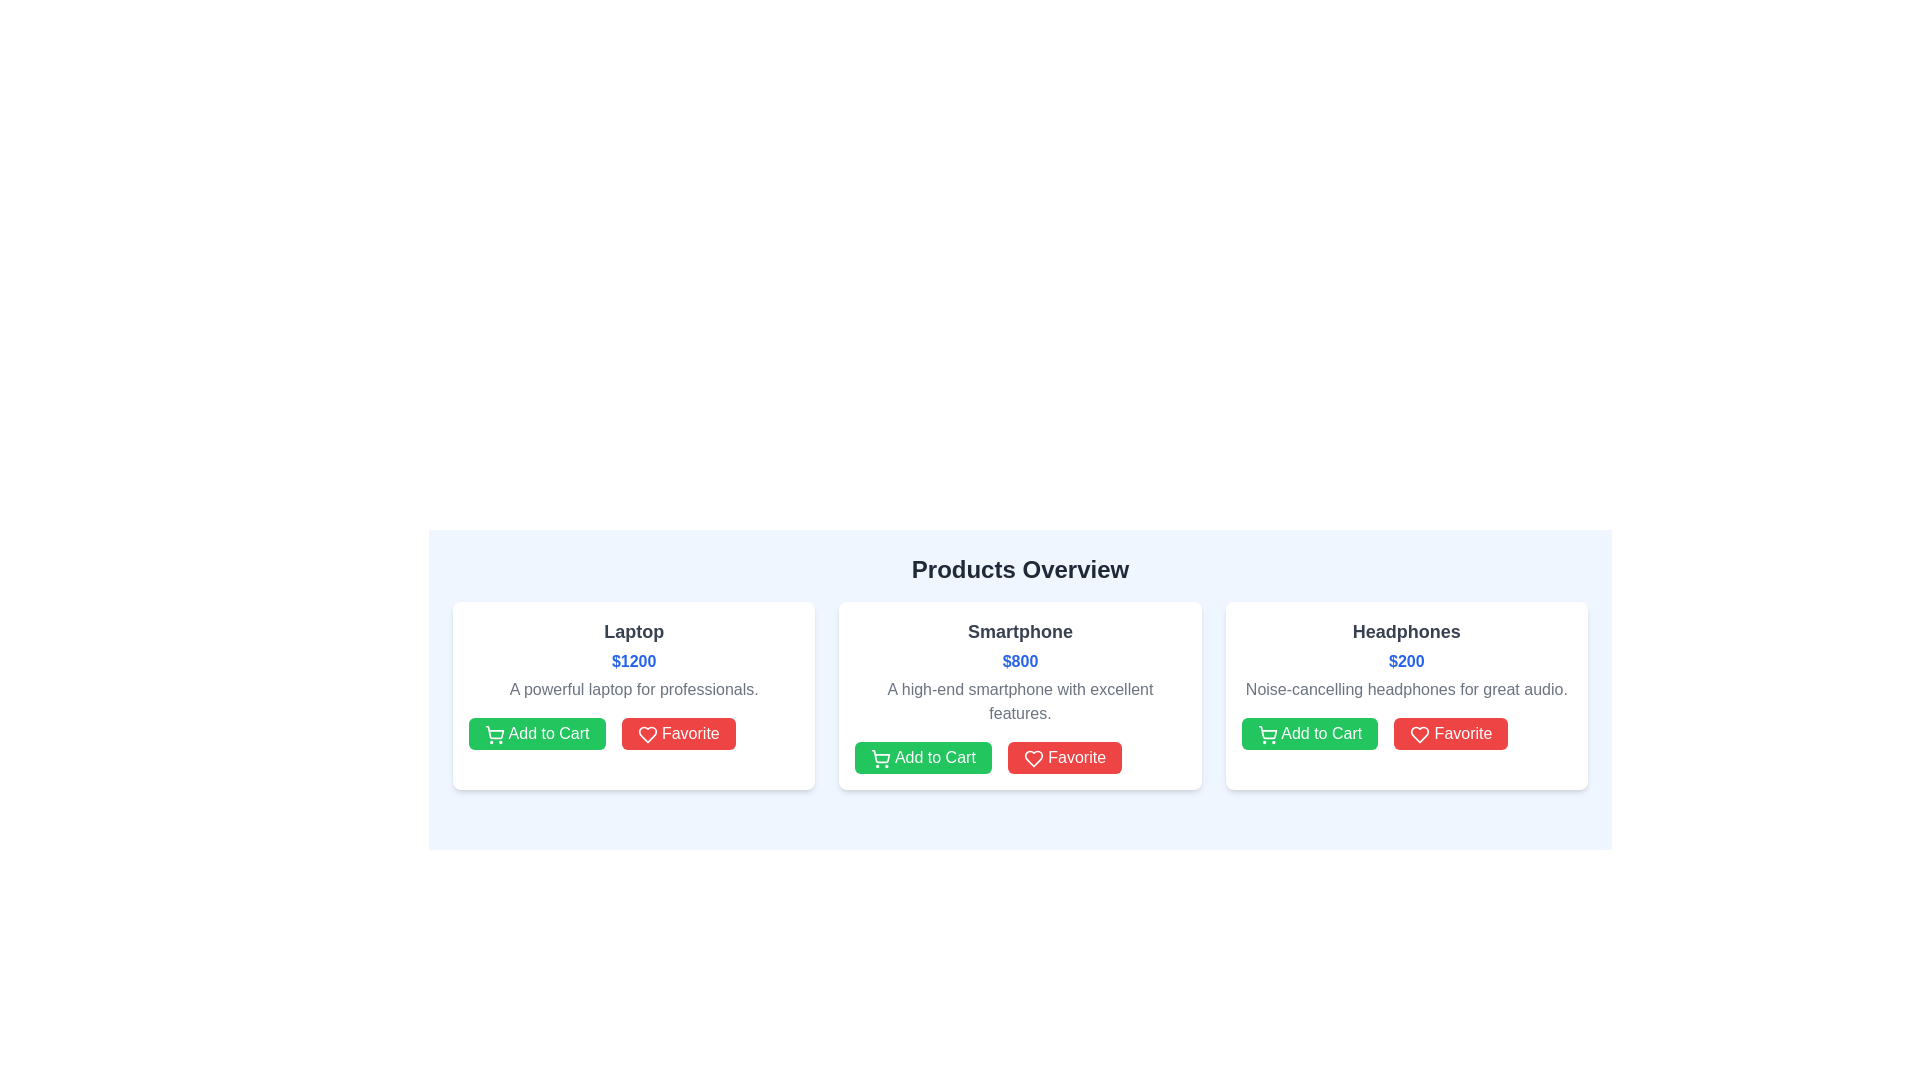 The image size is (1920, 1080). What do you see at coordinates (633, 689) in the screenshot?
I see `the descriptive text line styled in gray, reading 'A powerful laptop for professionals,' located under the price '$1200' in the first column of the product card` at bounding box center [633, 689].